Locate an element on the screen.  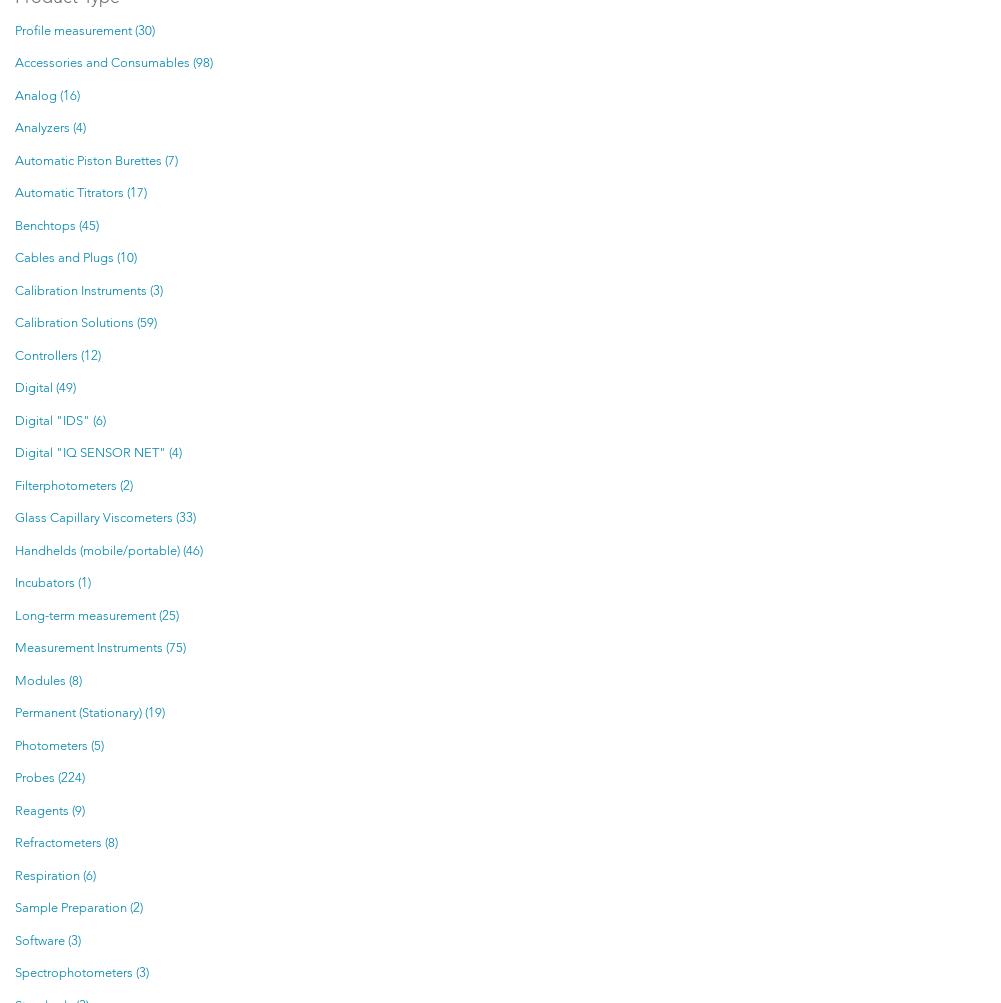
'Profile measurement (30)' is located at coordinates (15, 30).